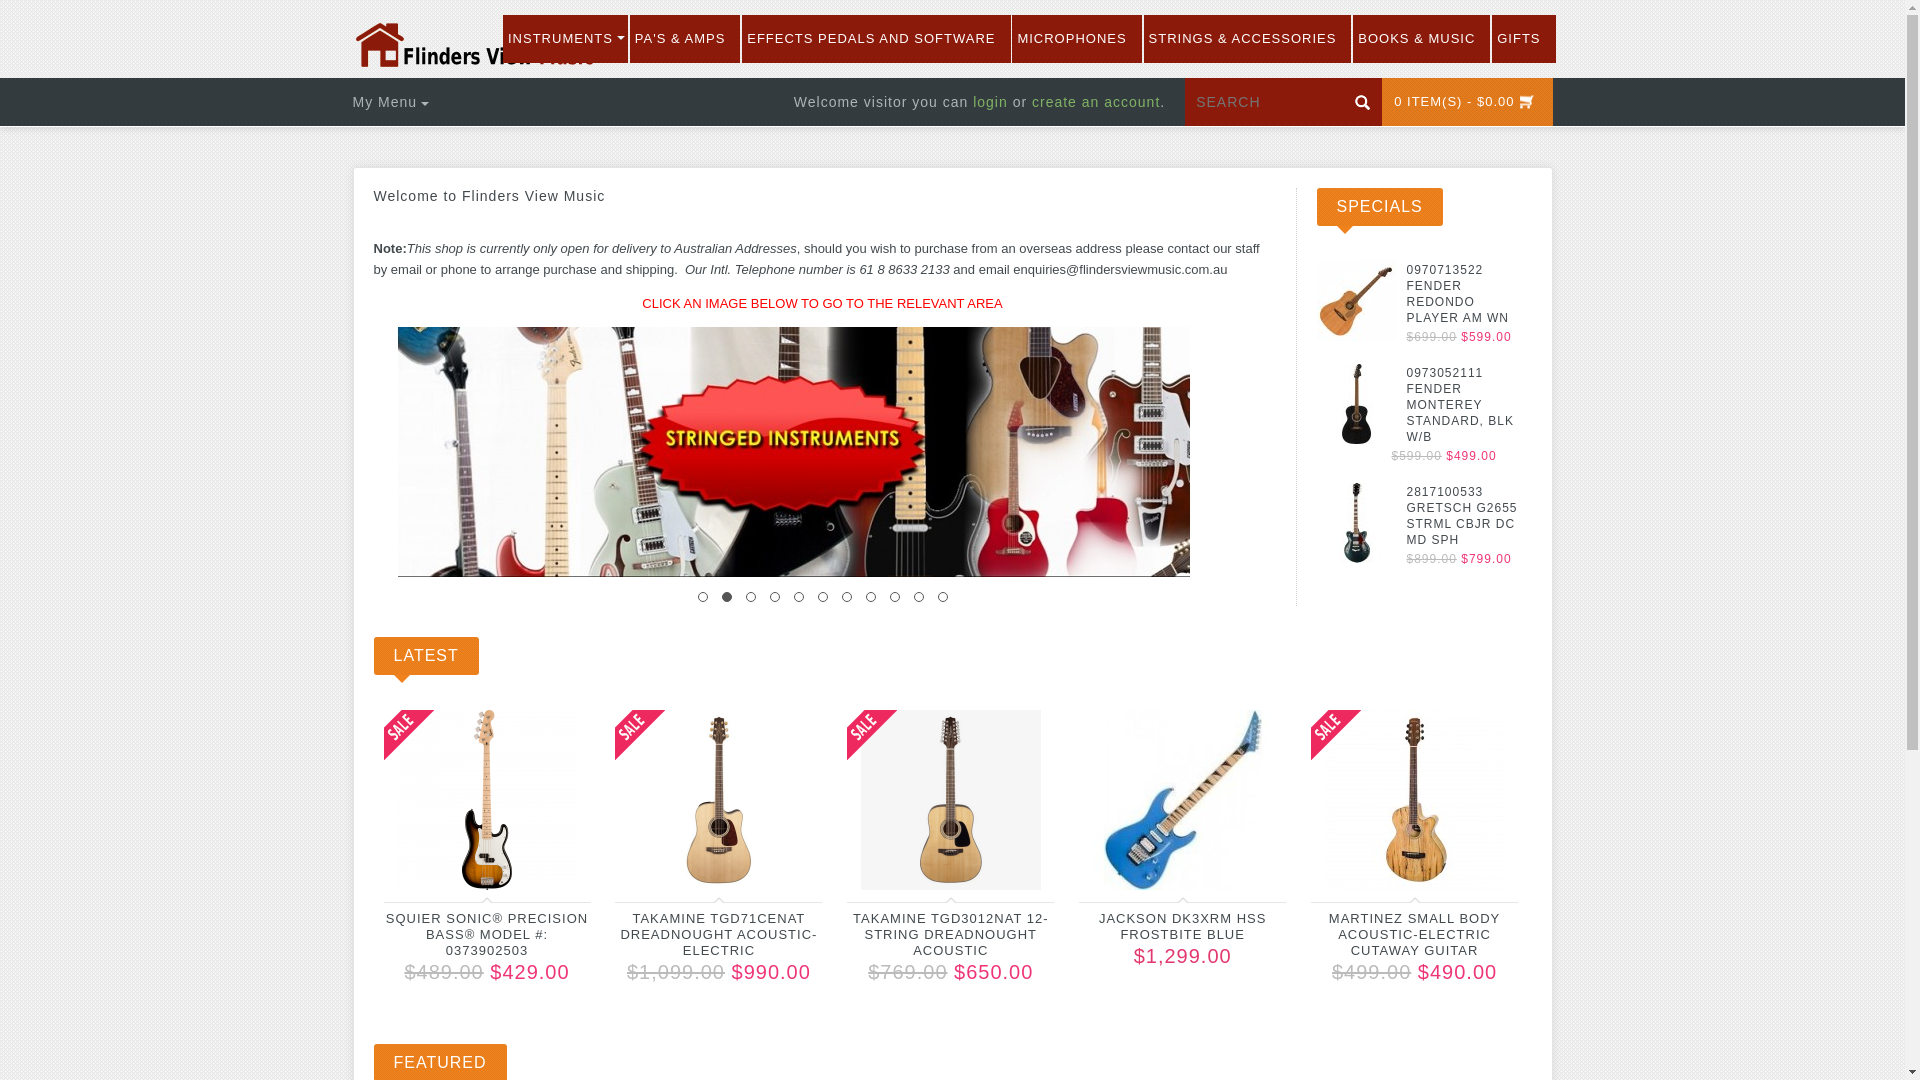 This screenshot has height=1080, width=1920. Describe the element at coordinates (1247, 38) in the screenshot. I see `'STRINGS & ACCESSORIES'` at that location.